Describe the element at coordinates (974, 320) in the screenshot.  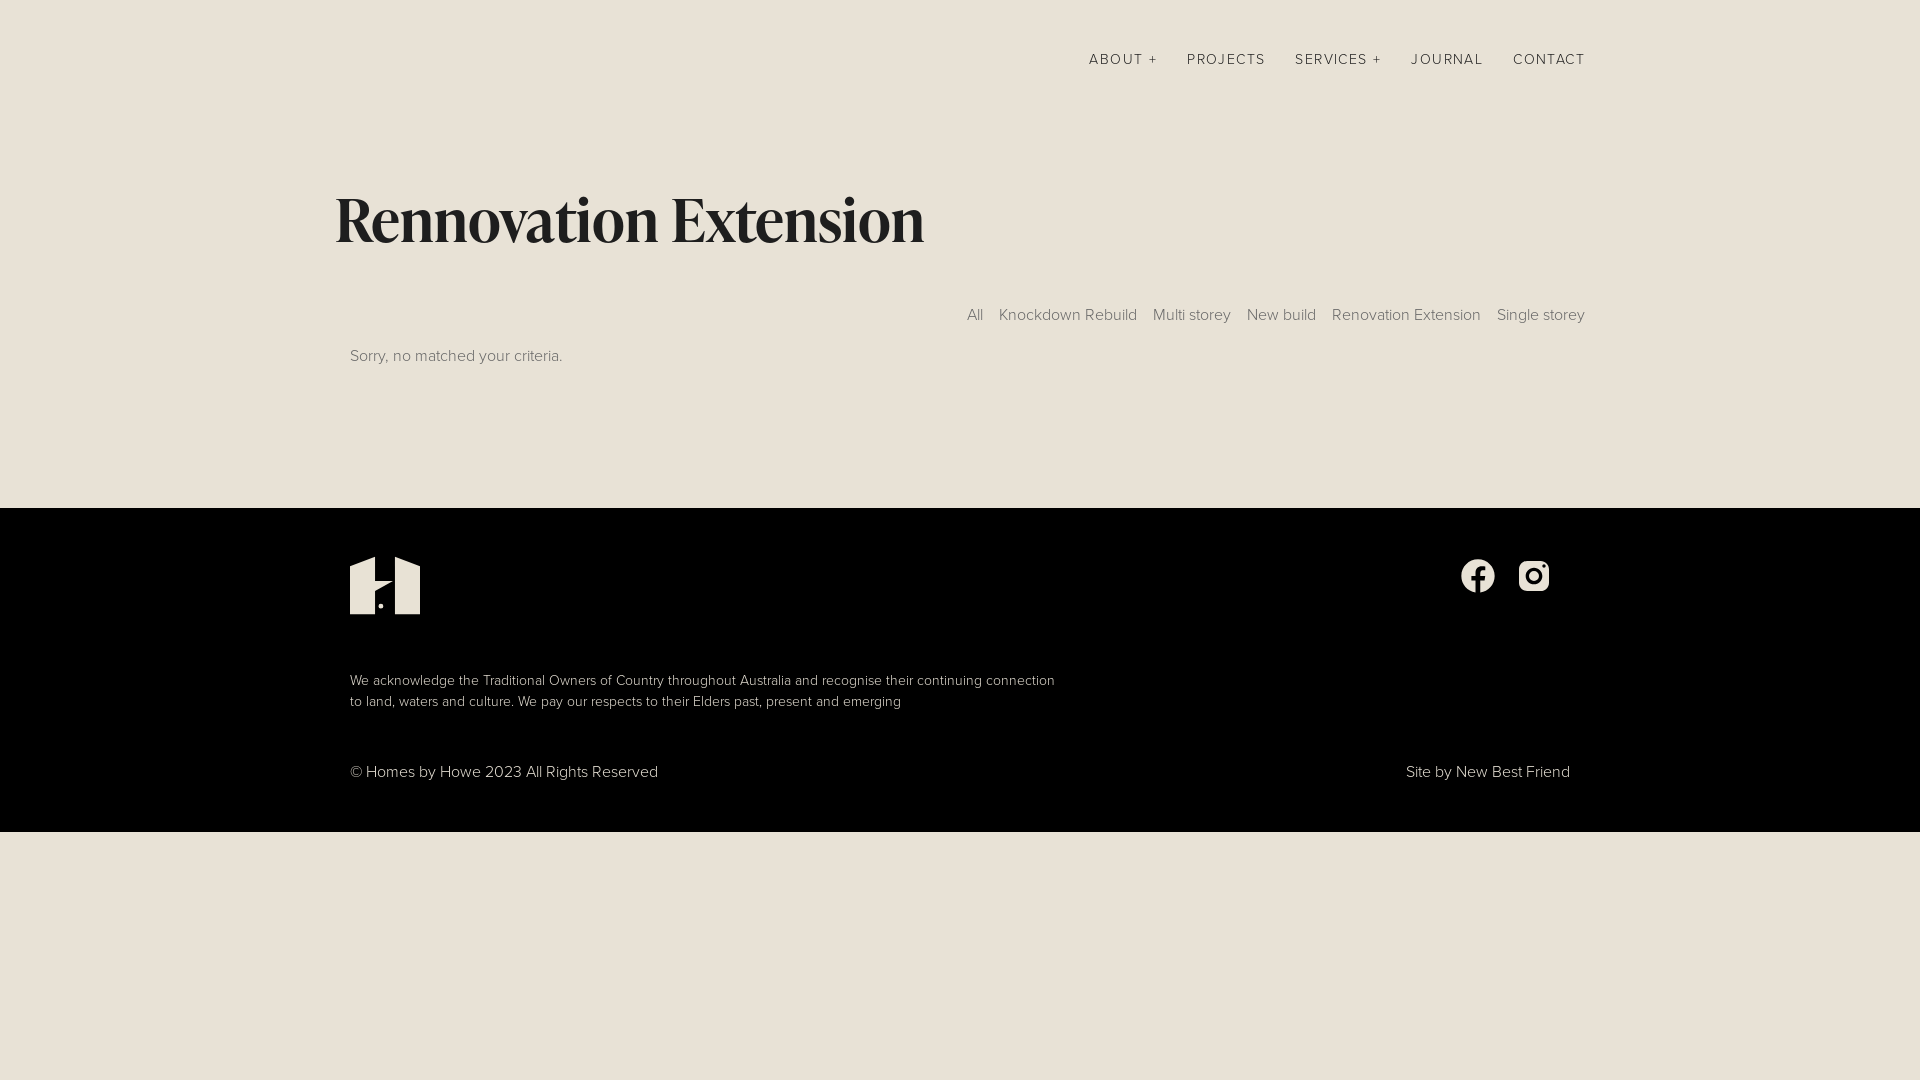
I see `'All'` at that location.